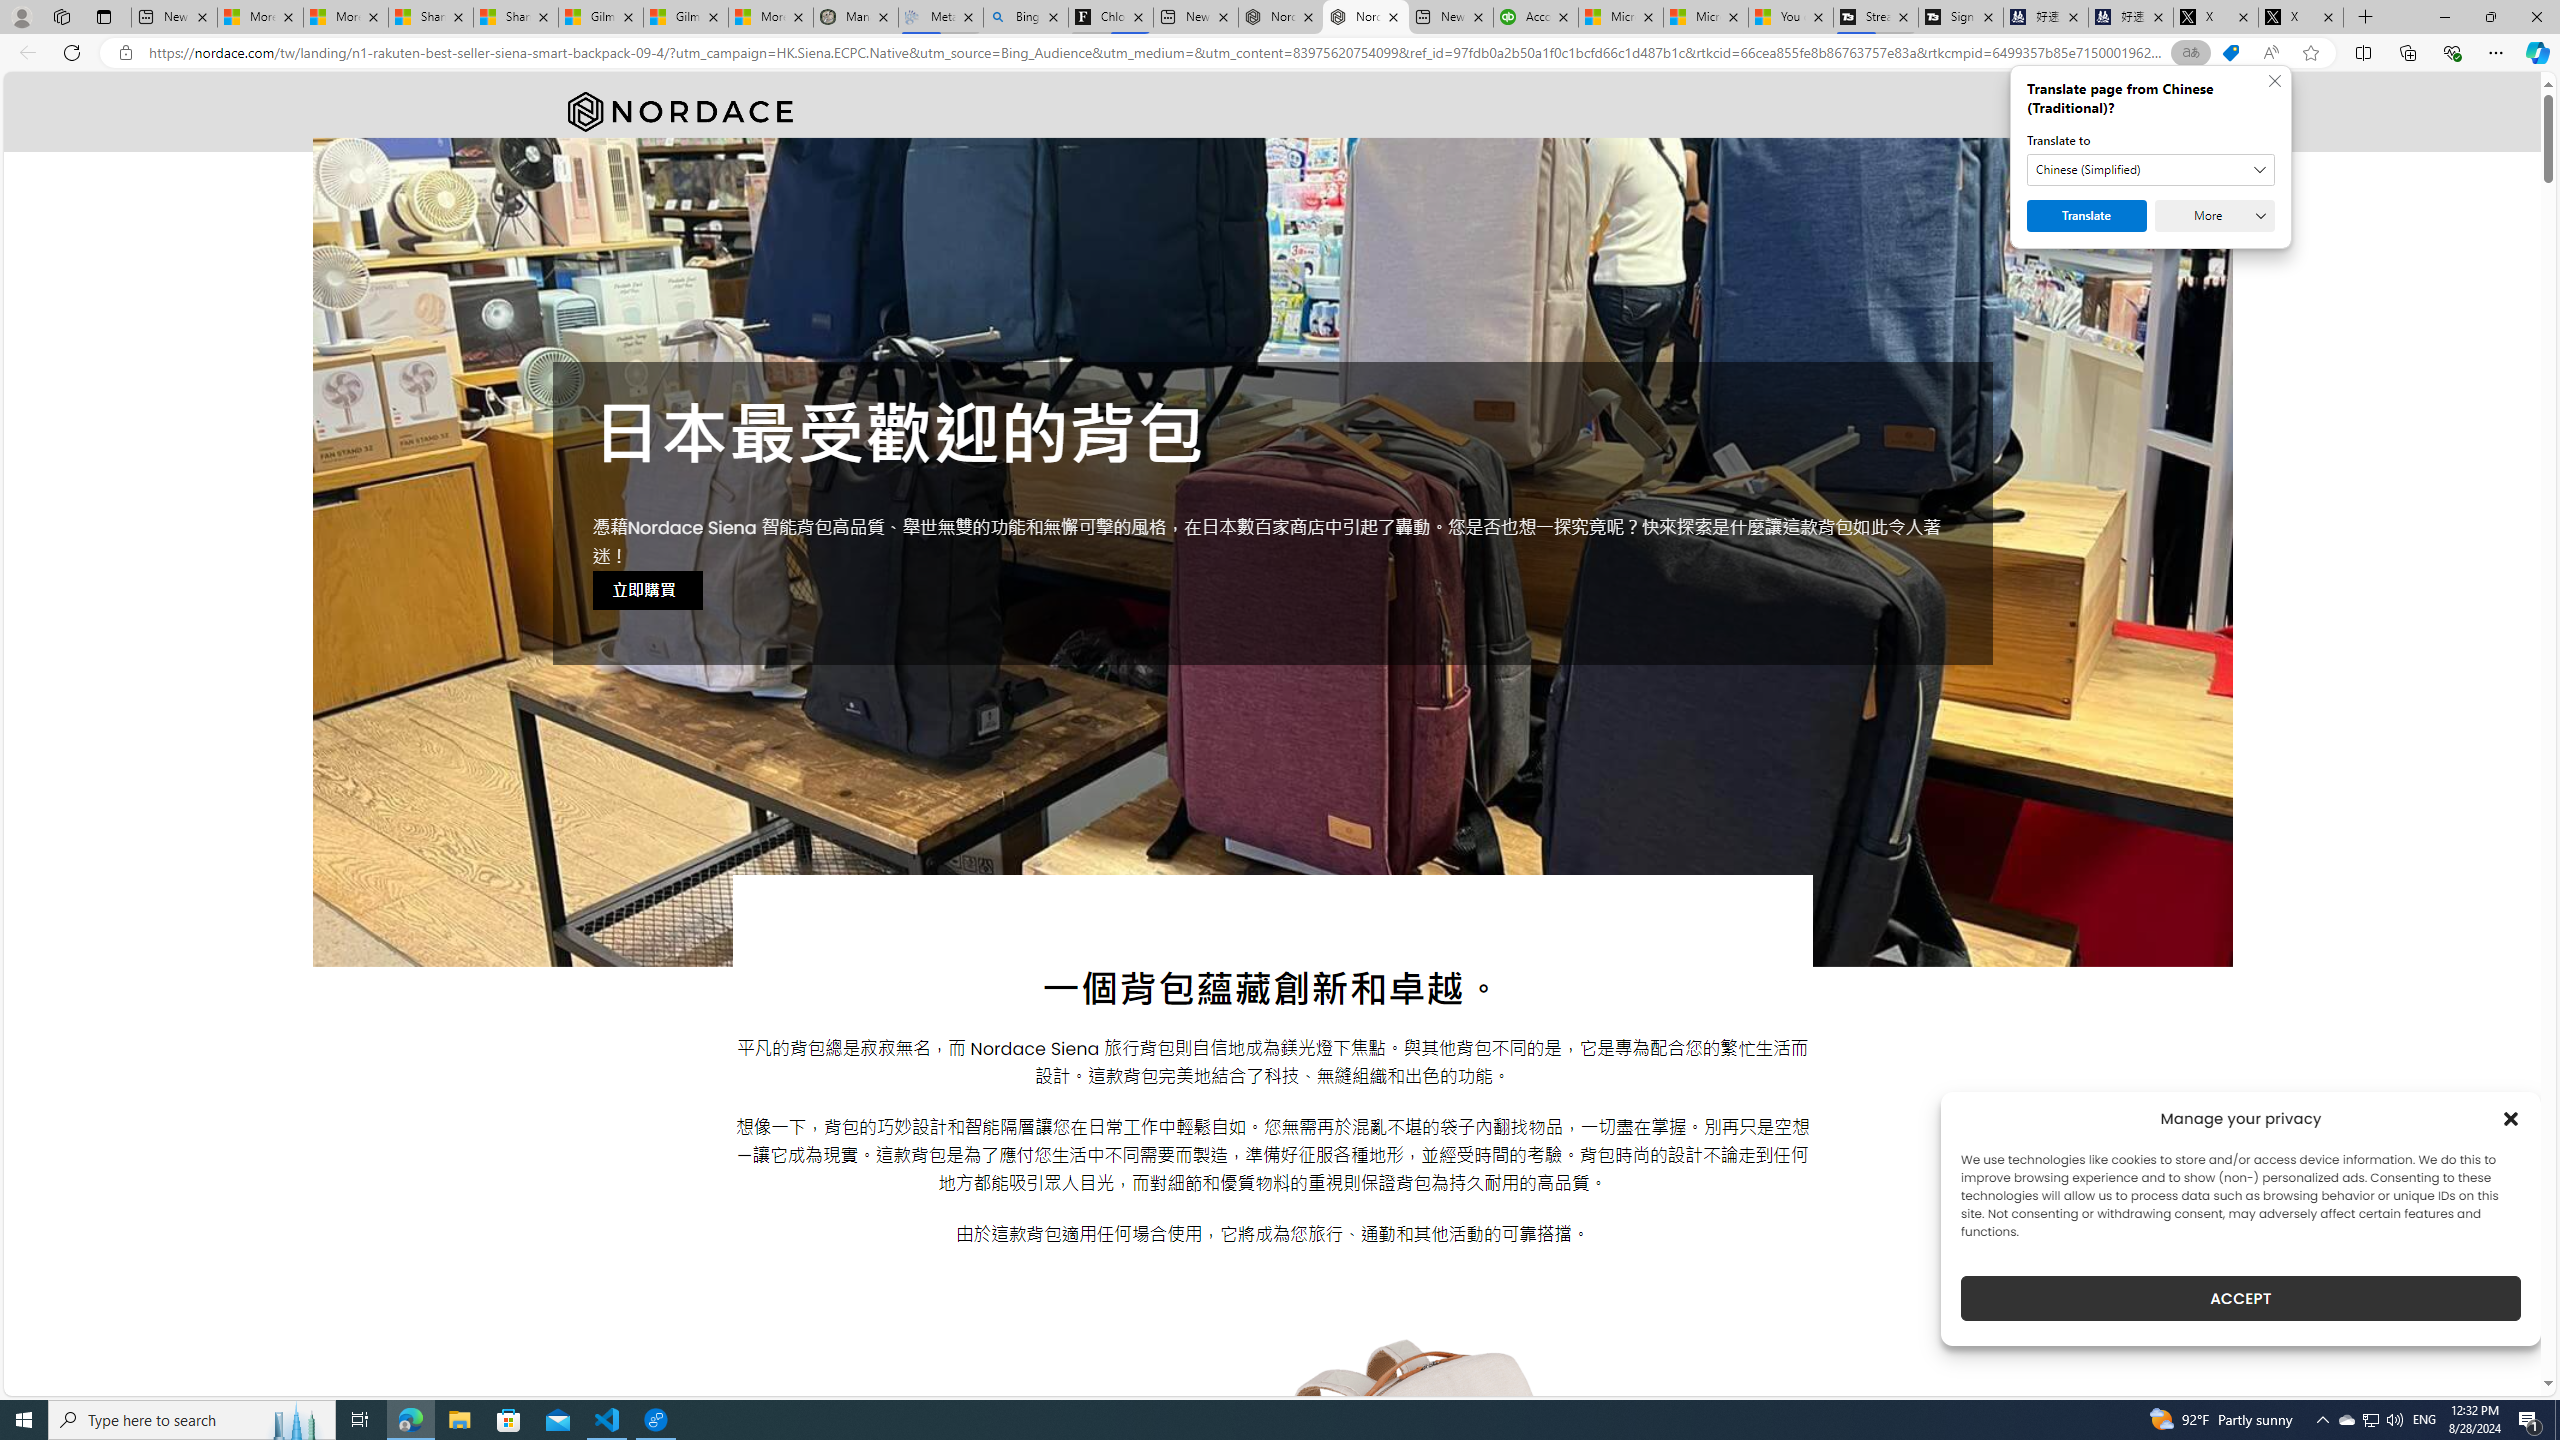 This screenshot has width=2560, height=1440. I want to click on 'Streaming Coverage | T3', so click(1875, 16).